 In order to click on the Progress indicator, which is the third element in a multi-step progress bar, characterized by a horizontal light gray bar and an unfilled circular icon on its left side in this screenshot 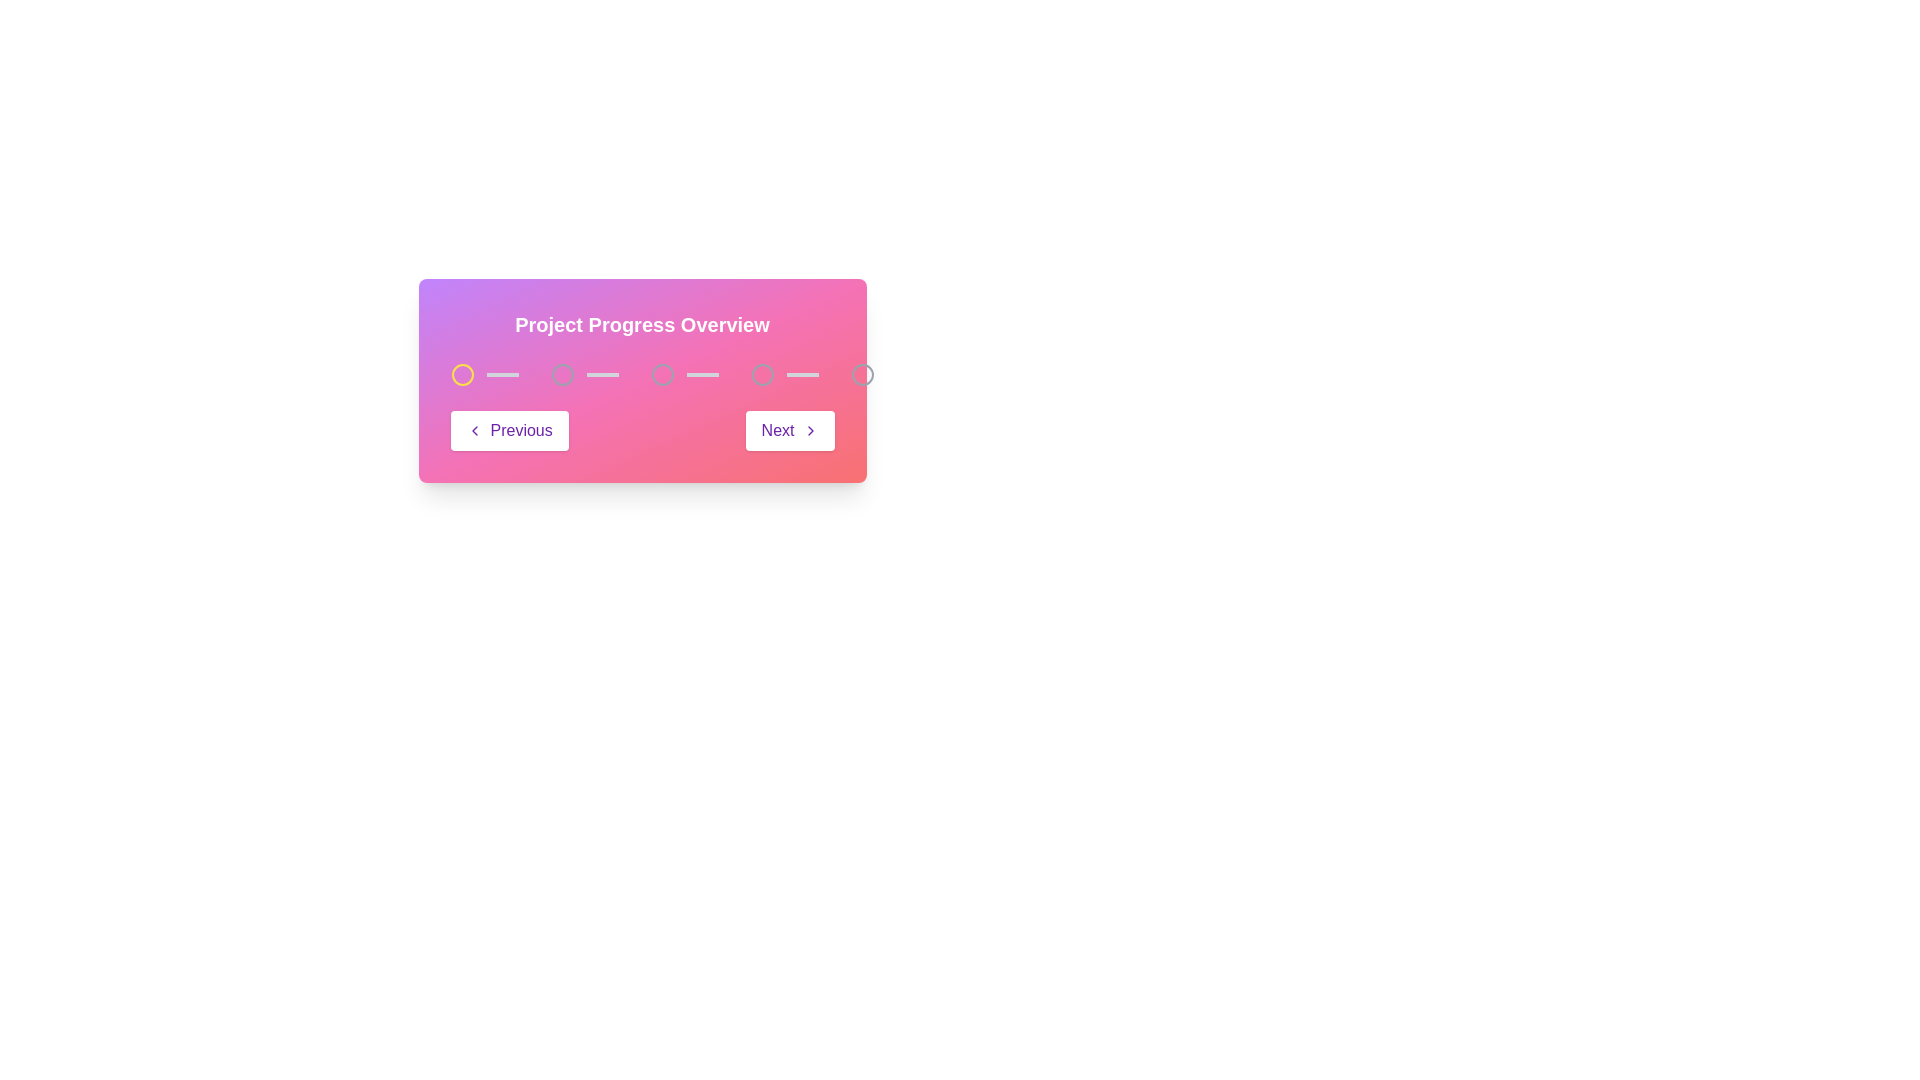, I will do `click(684, 374)`.